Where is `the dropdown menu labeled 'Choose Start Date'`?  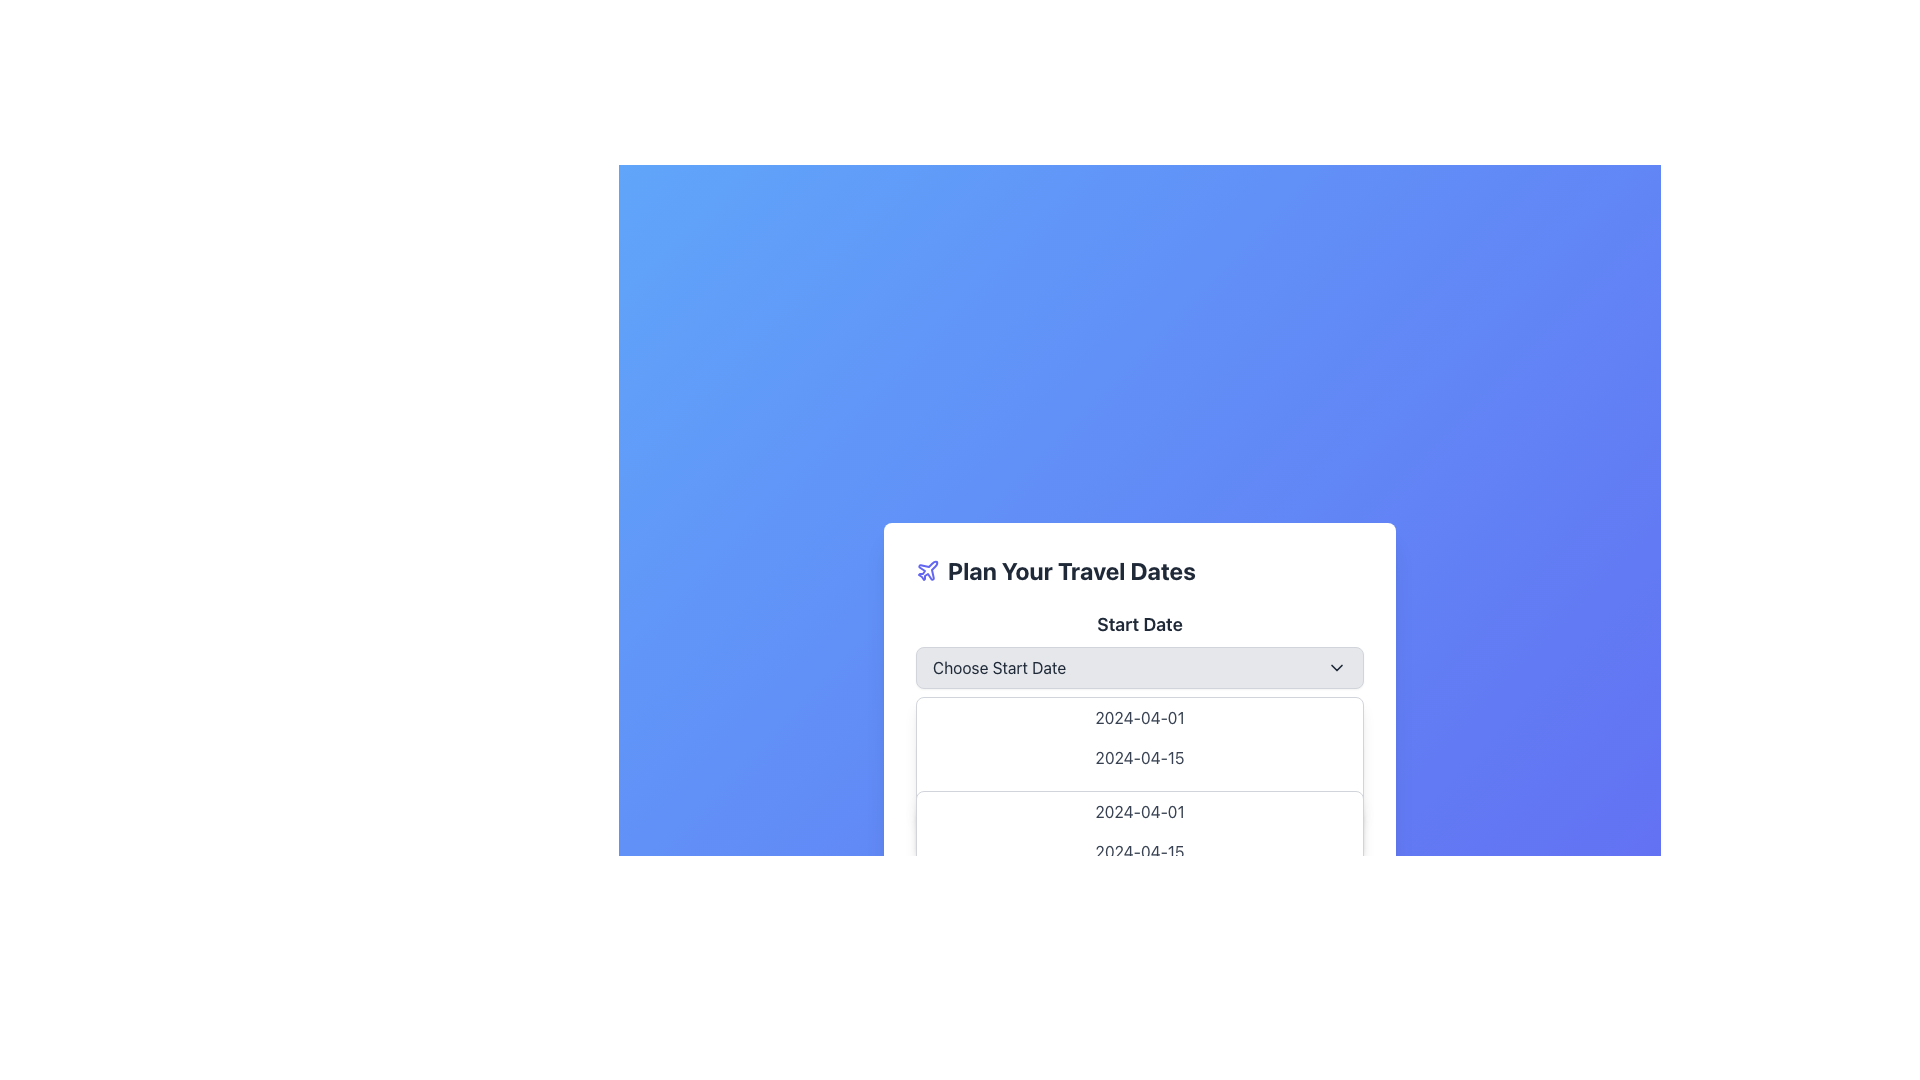
the dropdown menu labeled 'Choose Start Date' is located at coordinates (1140, 667).